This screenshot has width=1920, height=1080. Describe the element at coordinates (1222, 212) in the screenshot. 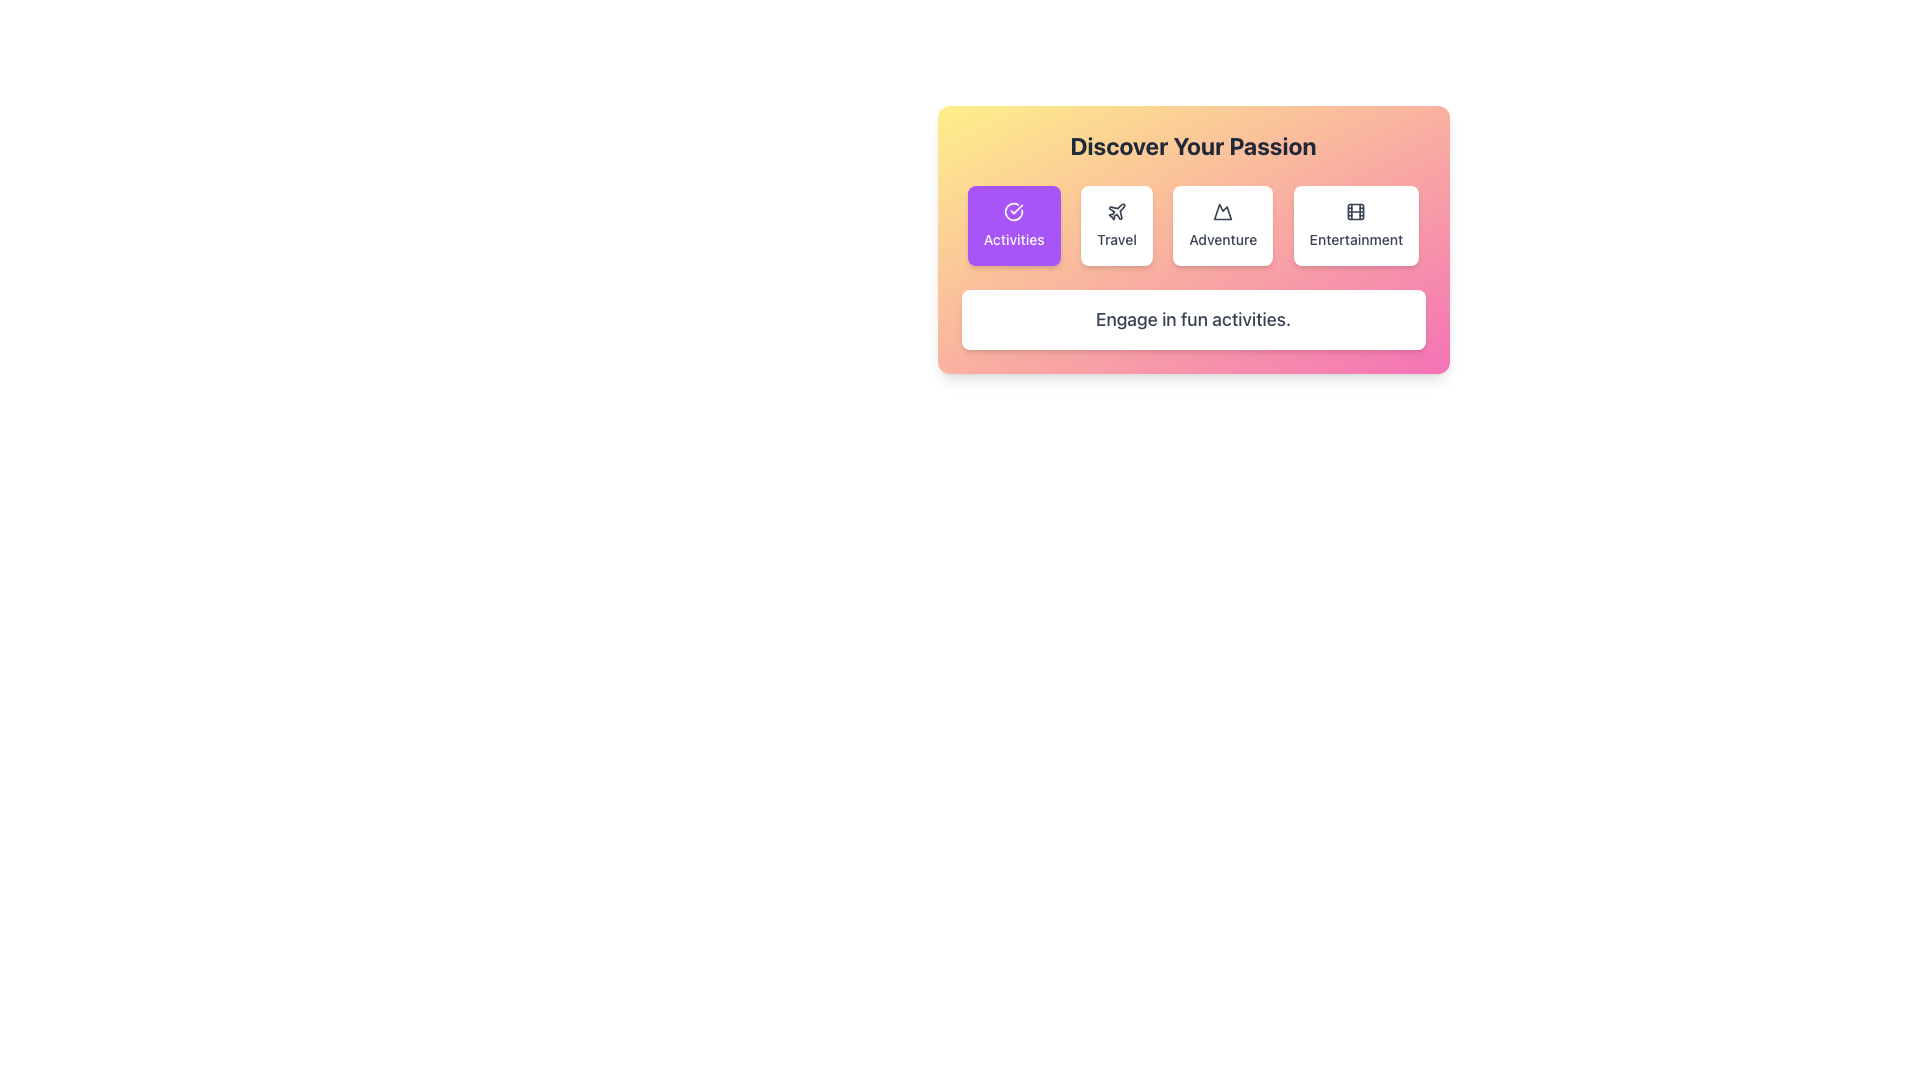

I see `the decorative 'Adventure' icon located centrally within the 'Adventure' button, which is the third button in the horizontal row under the 'Discover Your Passion' section` at that location.